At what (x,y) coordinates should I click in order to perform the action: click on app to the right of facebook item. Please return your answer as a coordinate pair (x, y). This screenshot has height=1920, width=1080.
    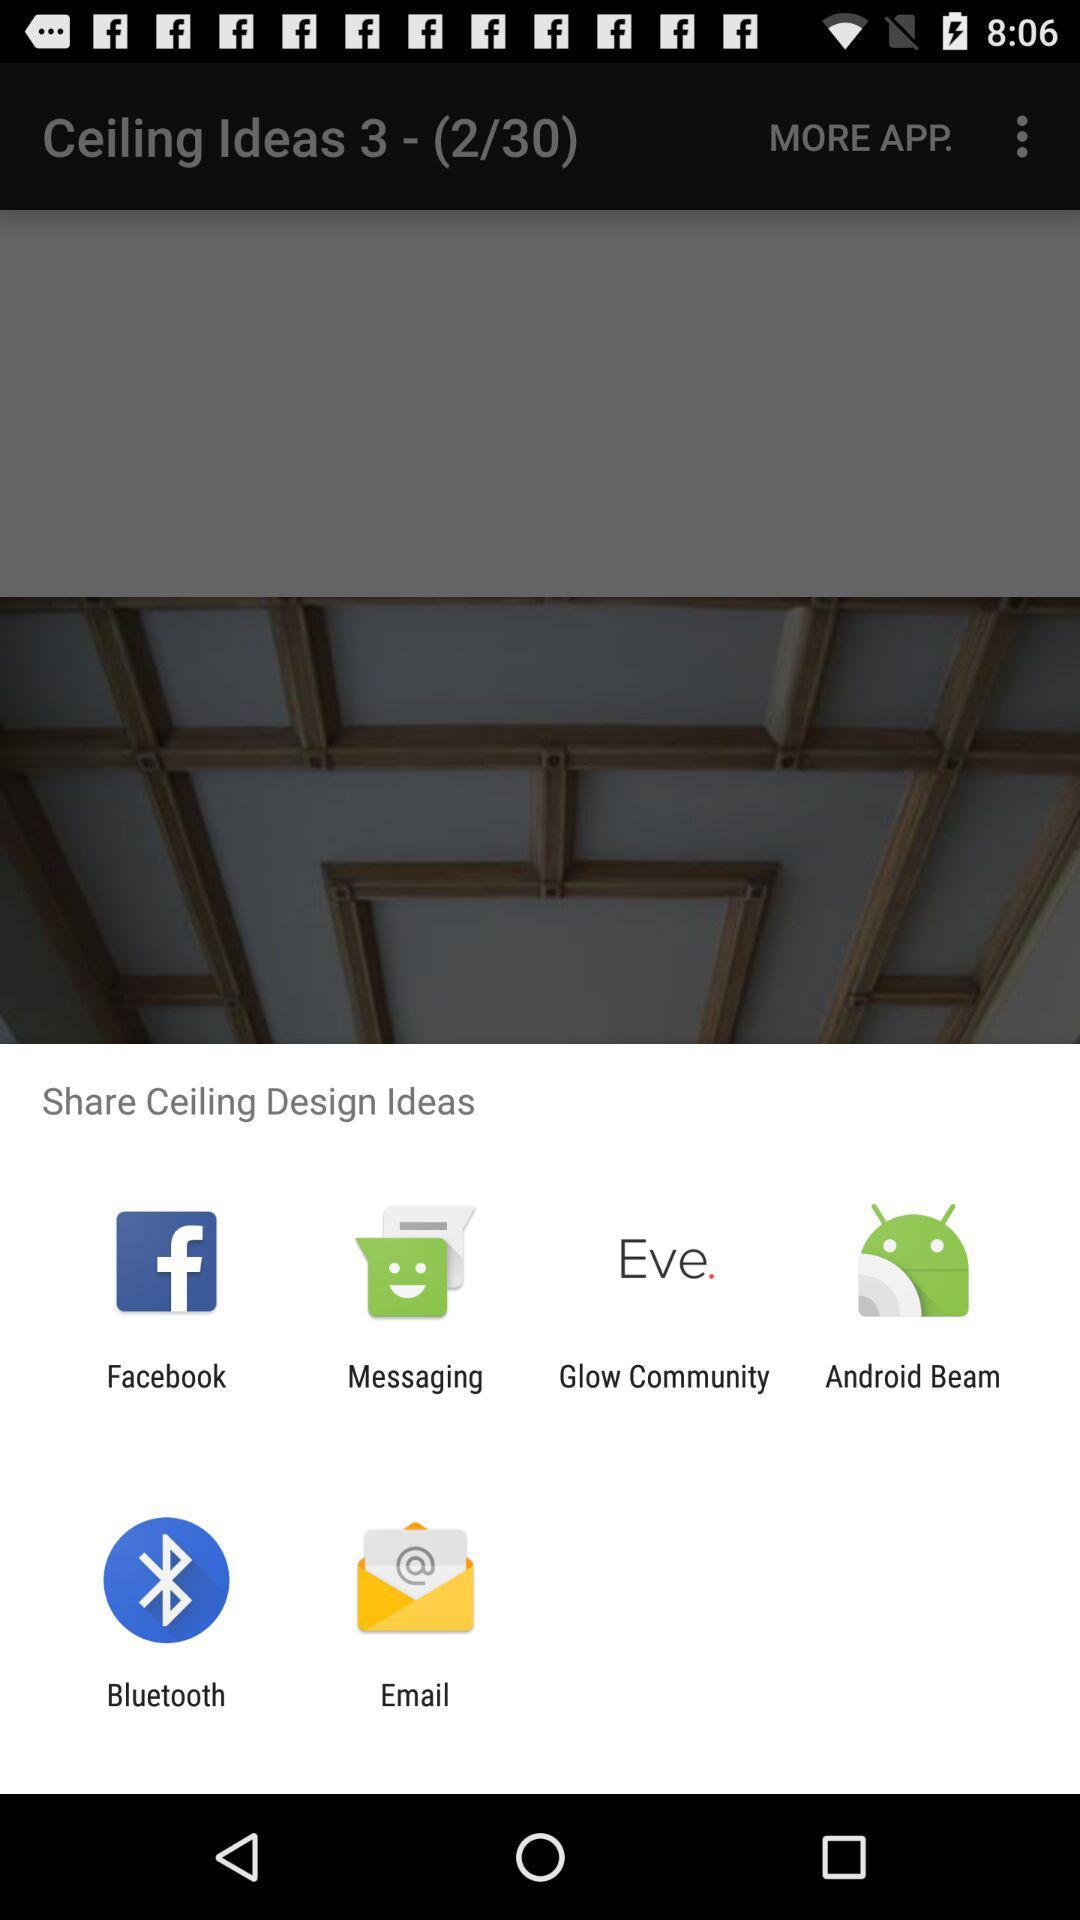
    Looking at the image, I should click on (414, 1392).